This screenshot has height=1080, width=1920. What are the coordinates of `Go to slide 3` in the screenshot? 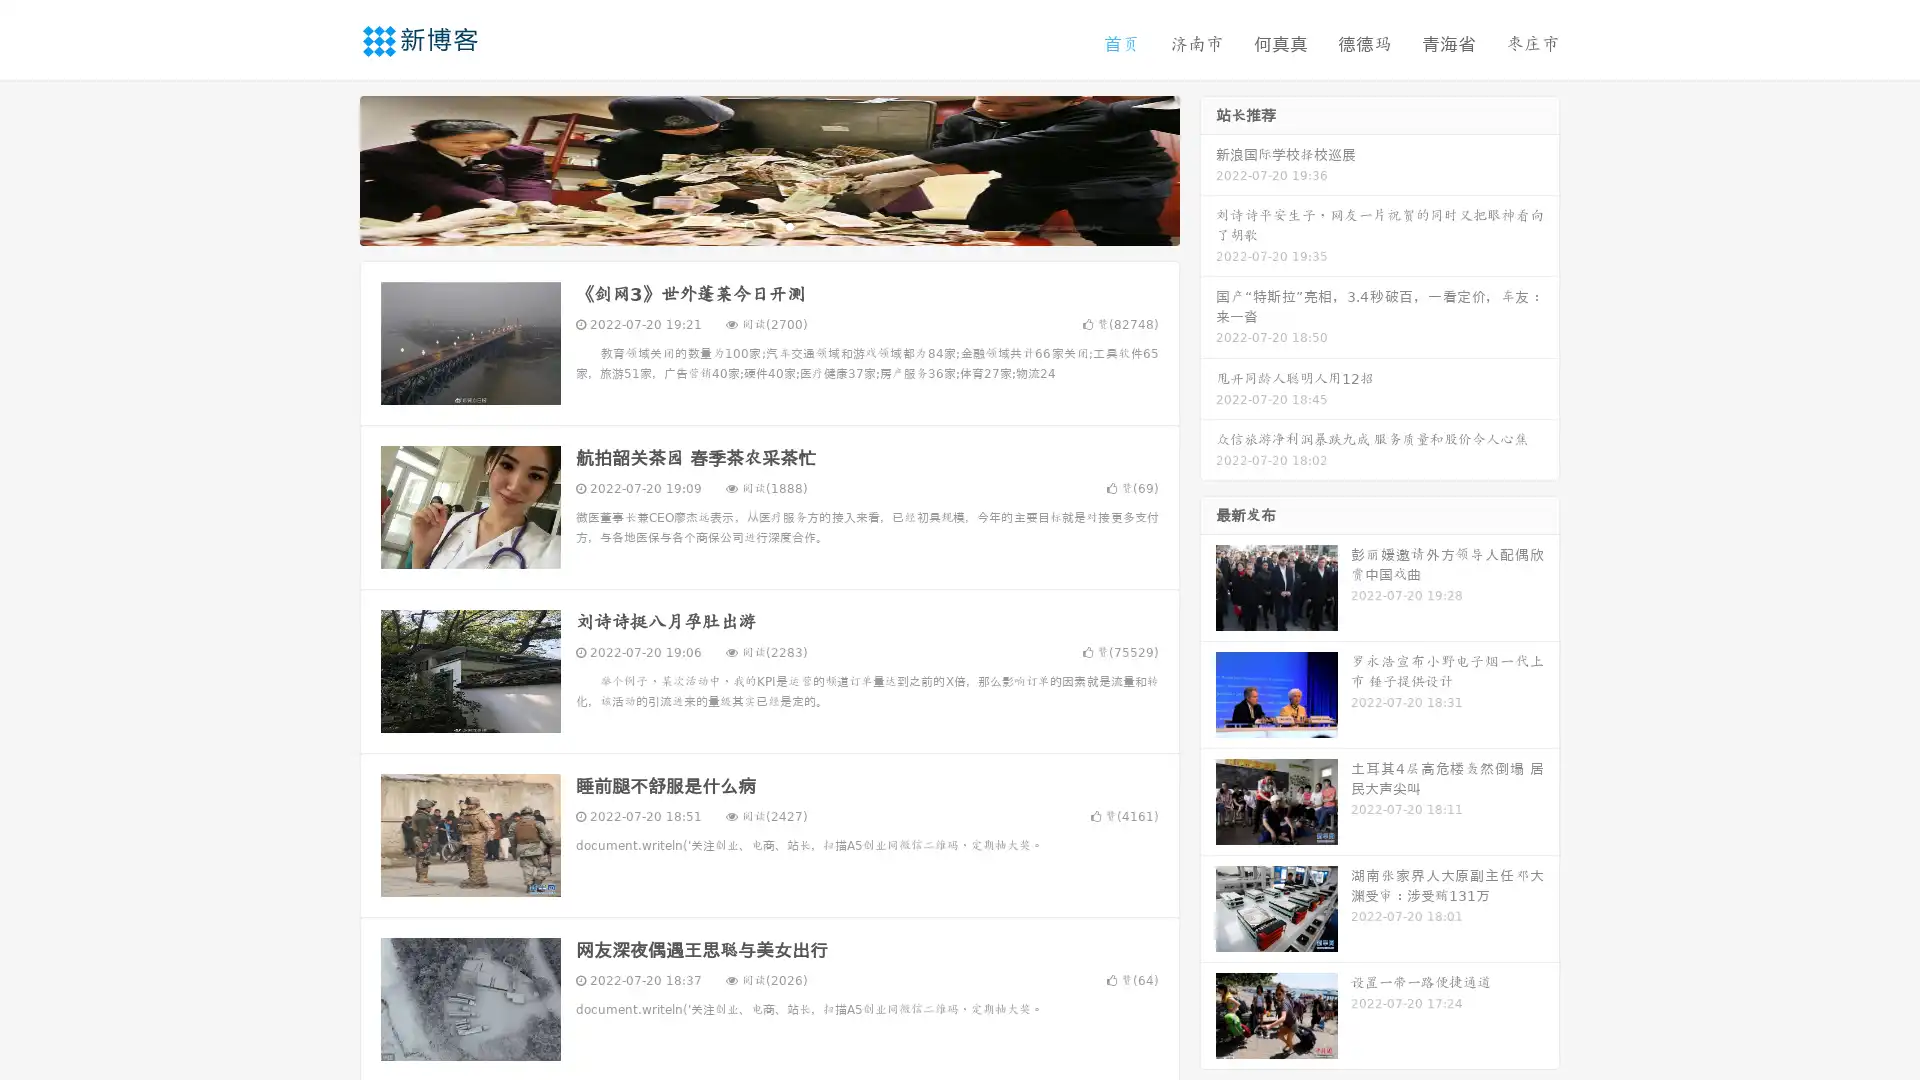 It's located at (789, 225).